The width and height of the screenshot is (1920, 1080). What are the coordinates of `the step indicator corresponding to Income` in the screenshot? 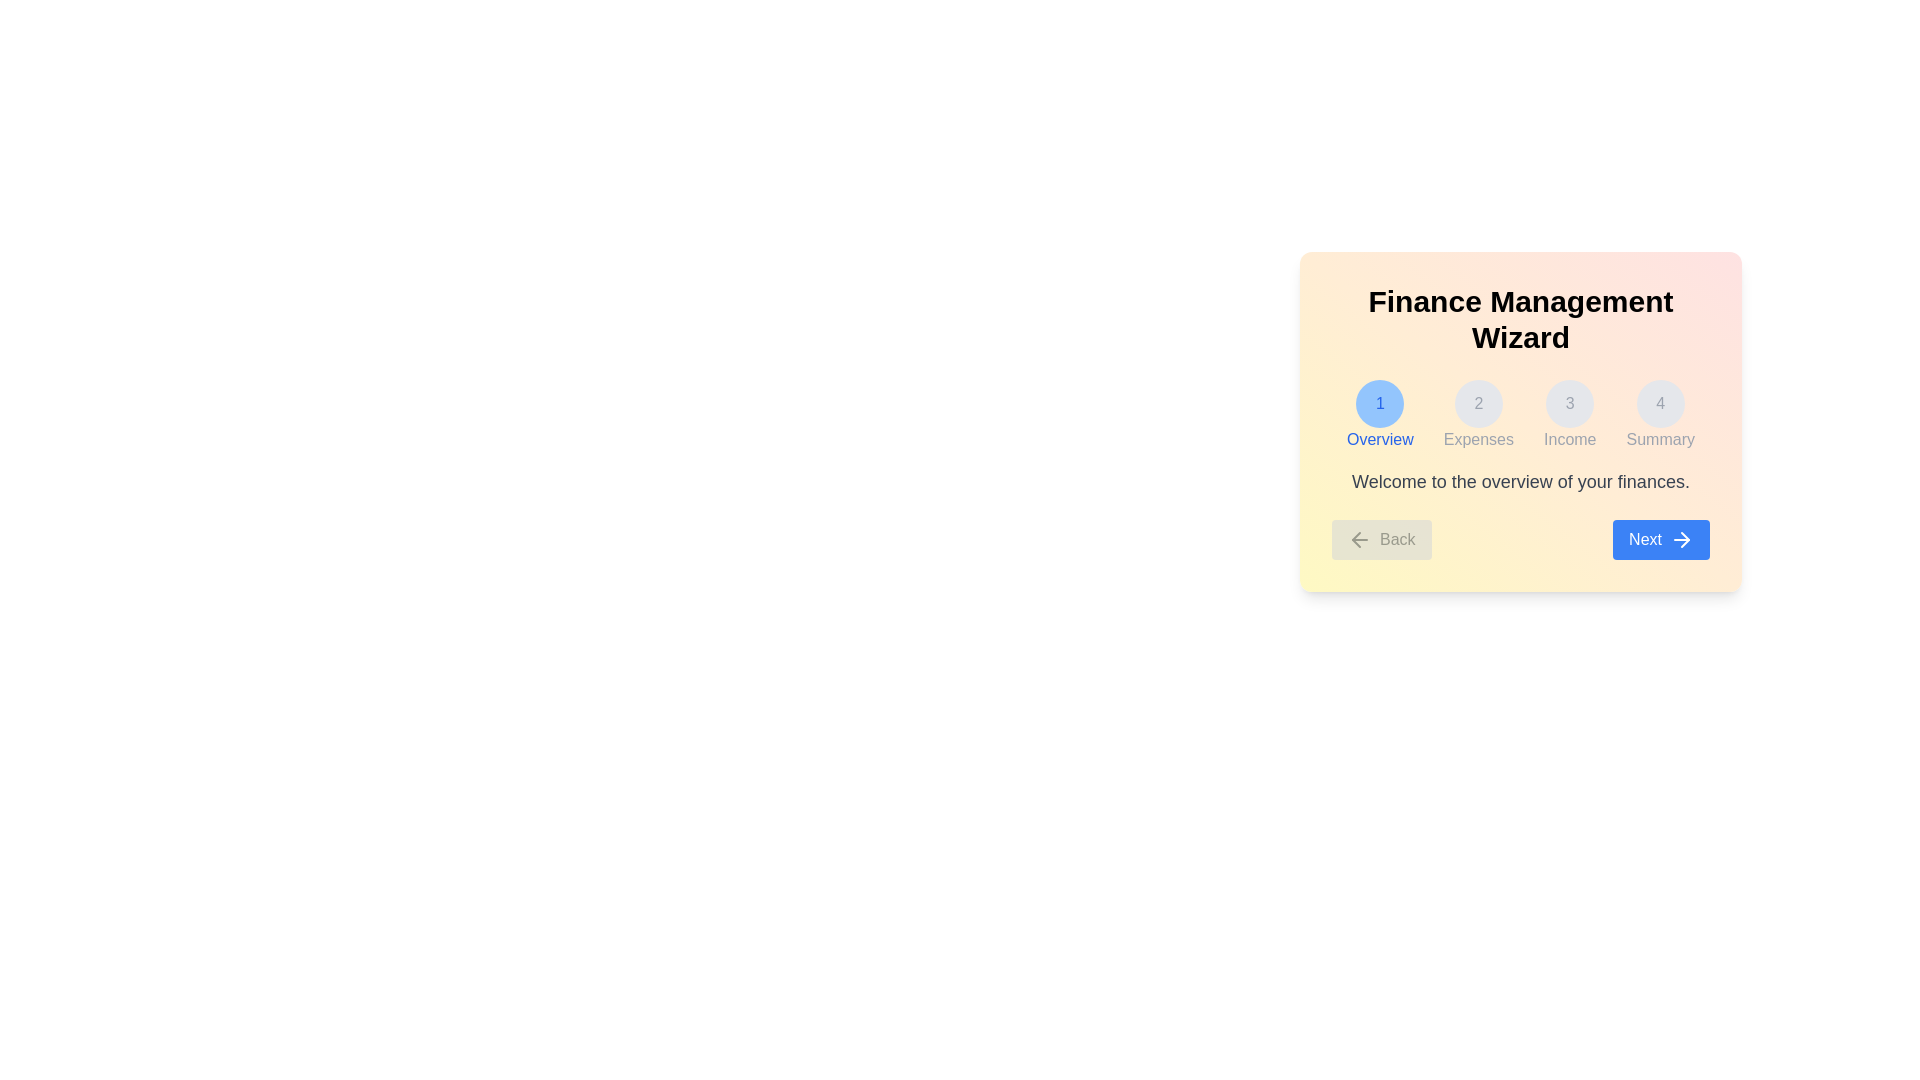 It's located at (1569, 415).